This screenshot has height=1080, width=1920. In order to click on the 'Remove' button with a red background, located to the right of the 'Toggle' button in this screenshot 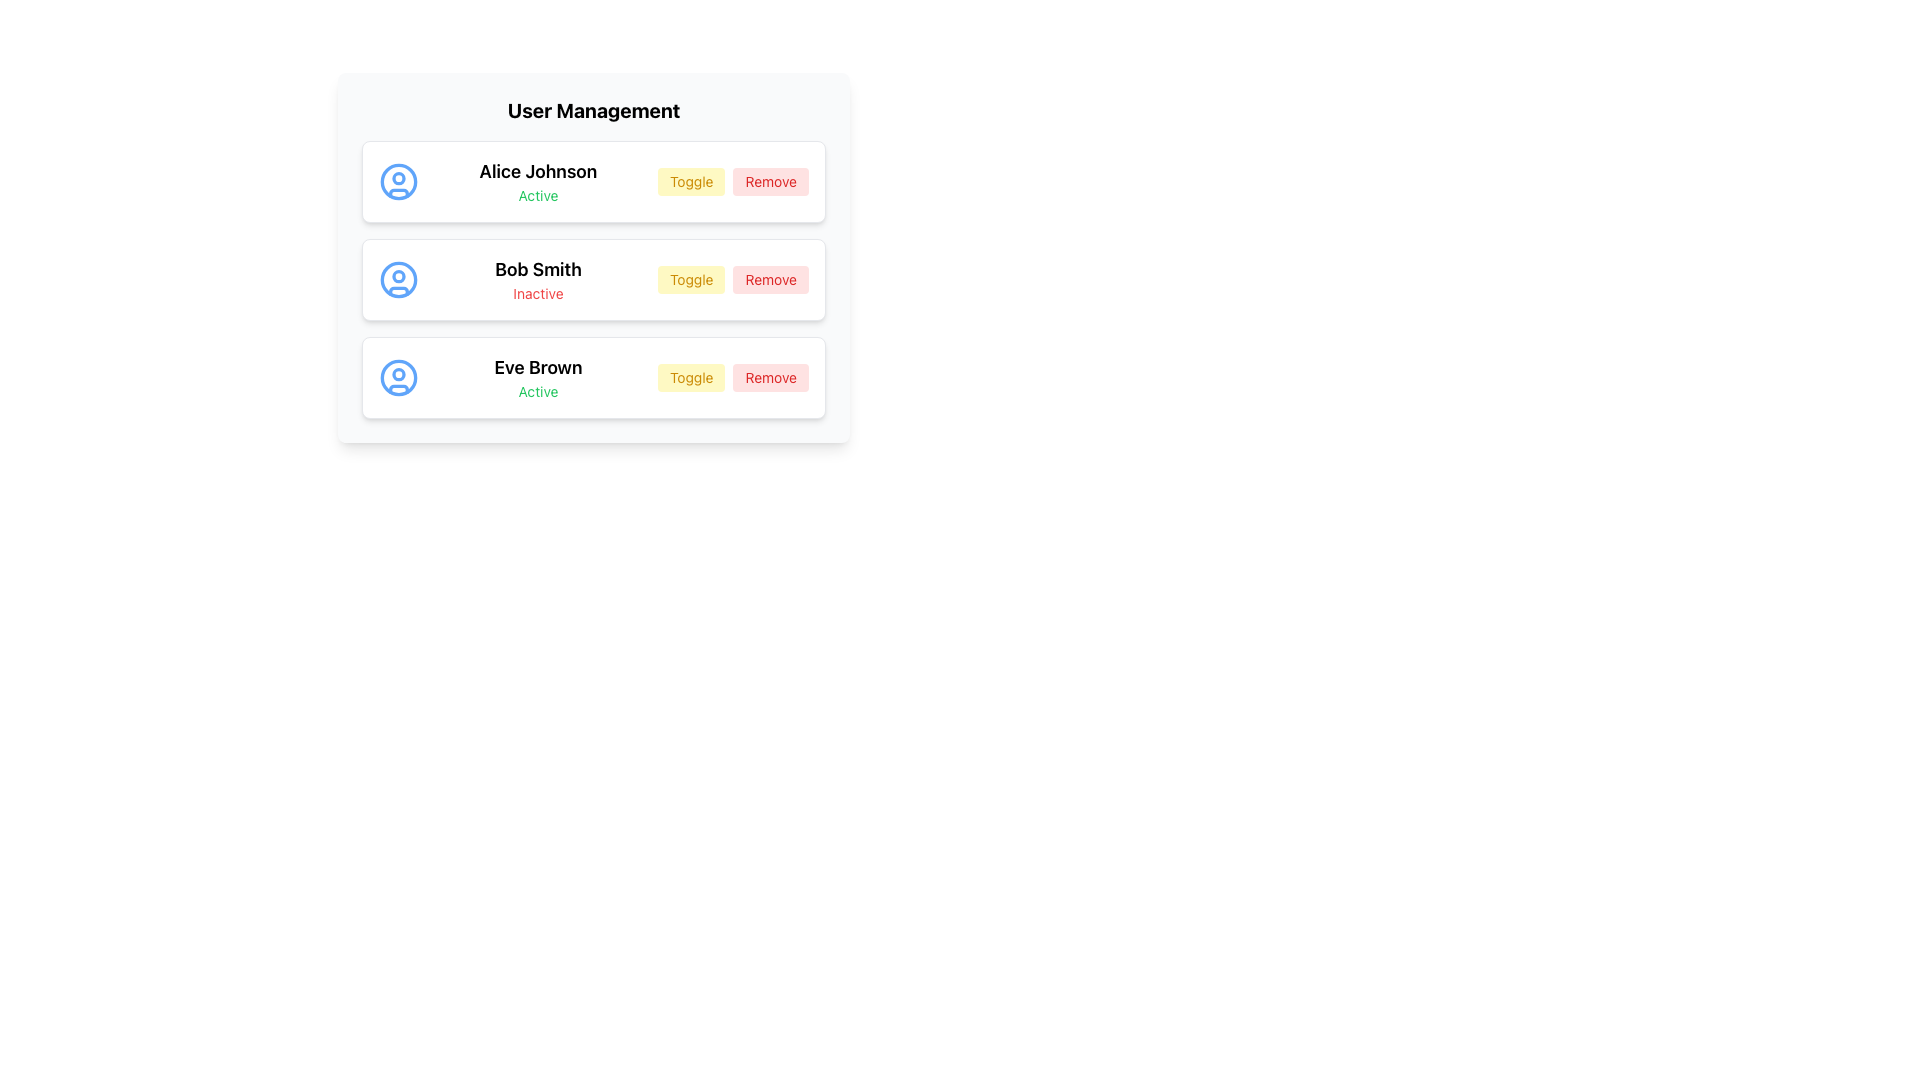, I will do `click(732, 280)`.